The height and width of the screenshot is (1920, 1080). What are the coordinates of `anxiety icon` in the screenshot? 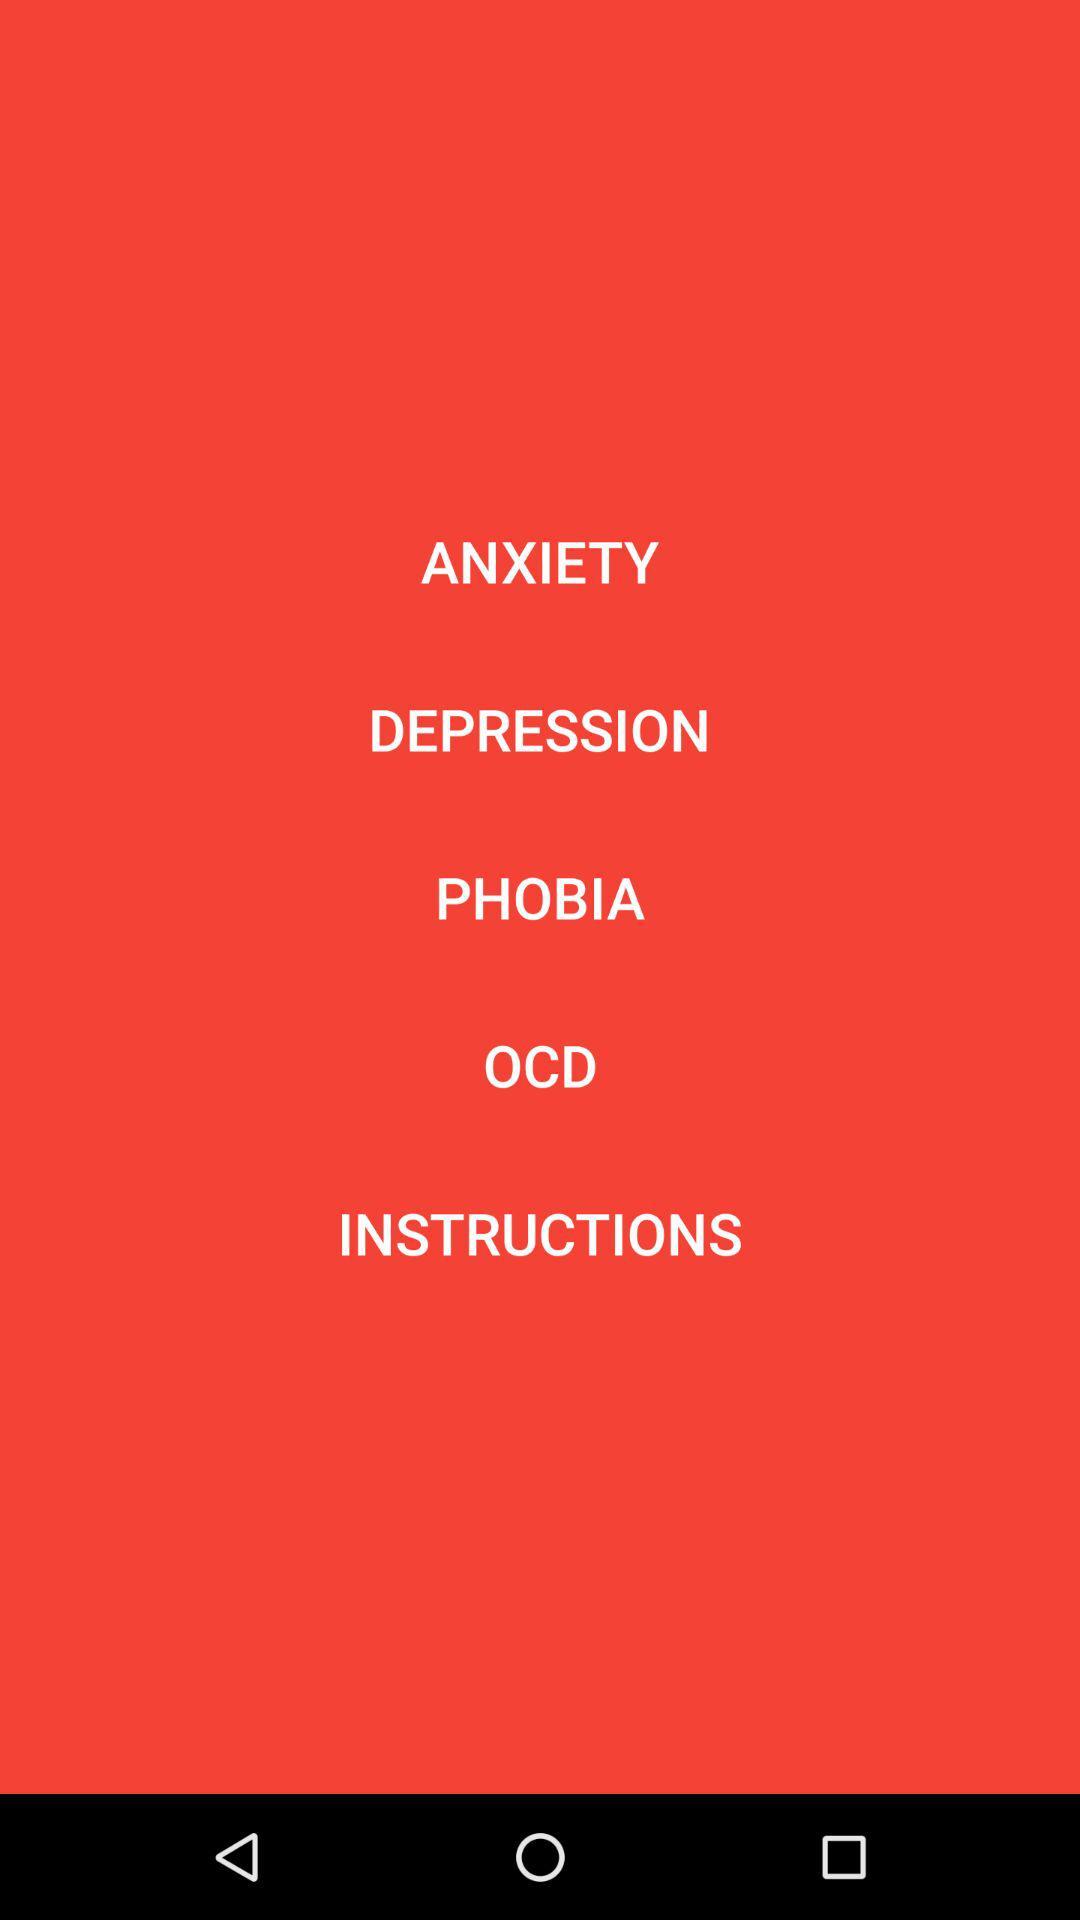 It's located at (540, 560).